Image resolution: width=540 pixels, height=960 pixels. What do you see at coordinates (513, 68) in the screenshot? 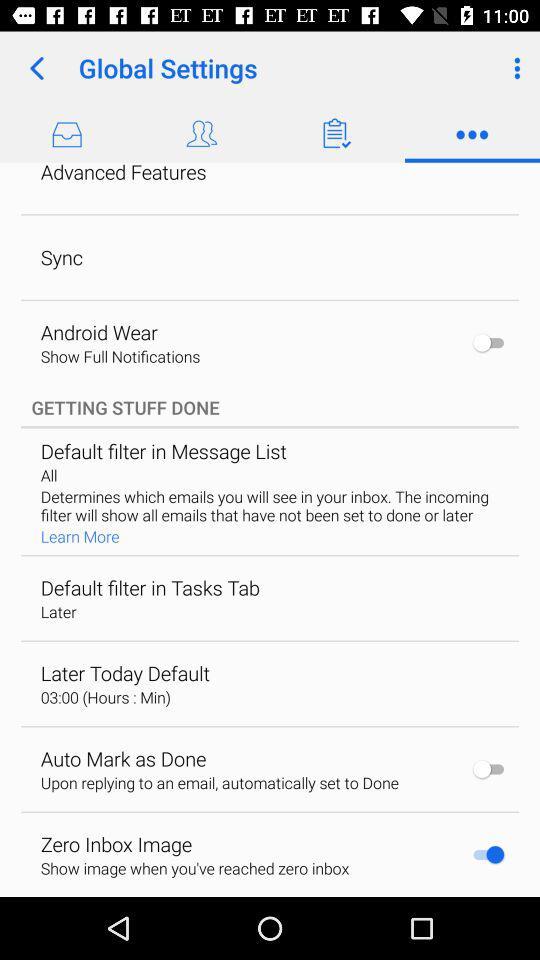
I see `the item to the right of the global settings app` at bounding box center [513, 68].